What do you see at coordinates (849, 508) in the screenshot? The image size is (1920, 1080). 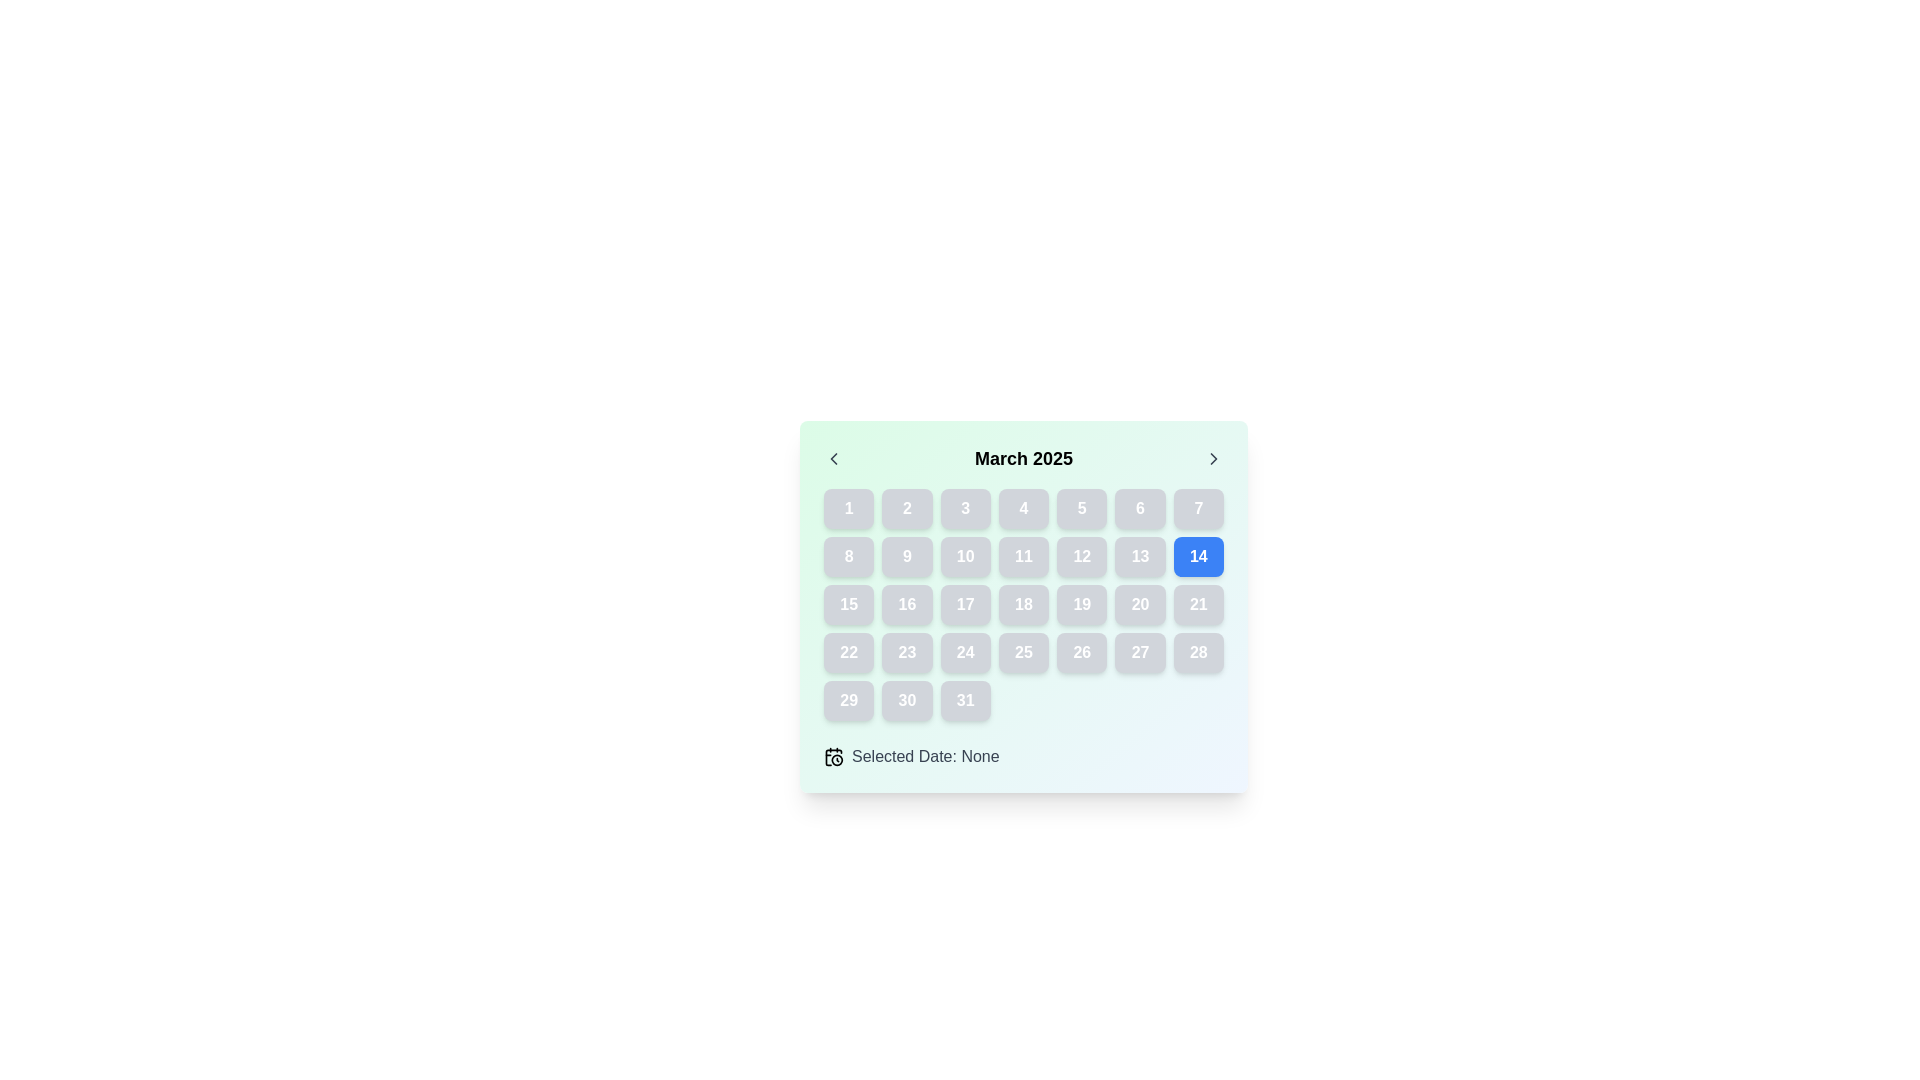 I see `the button representing day '1' in the calendar interface` at bounding box center [849, 508].